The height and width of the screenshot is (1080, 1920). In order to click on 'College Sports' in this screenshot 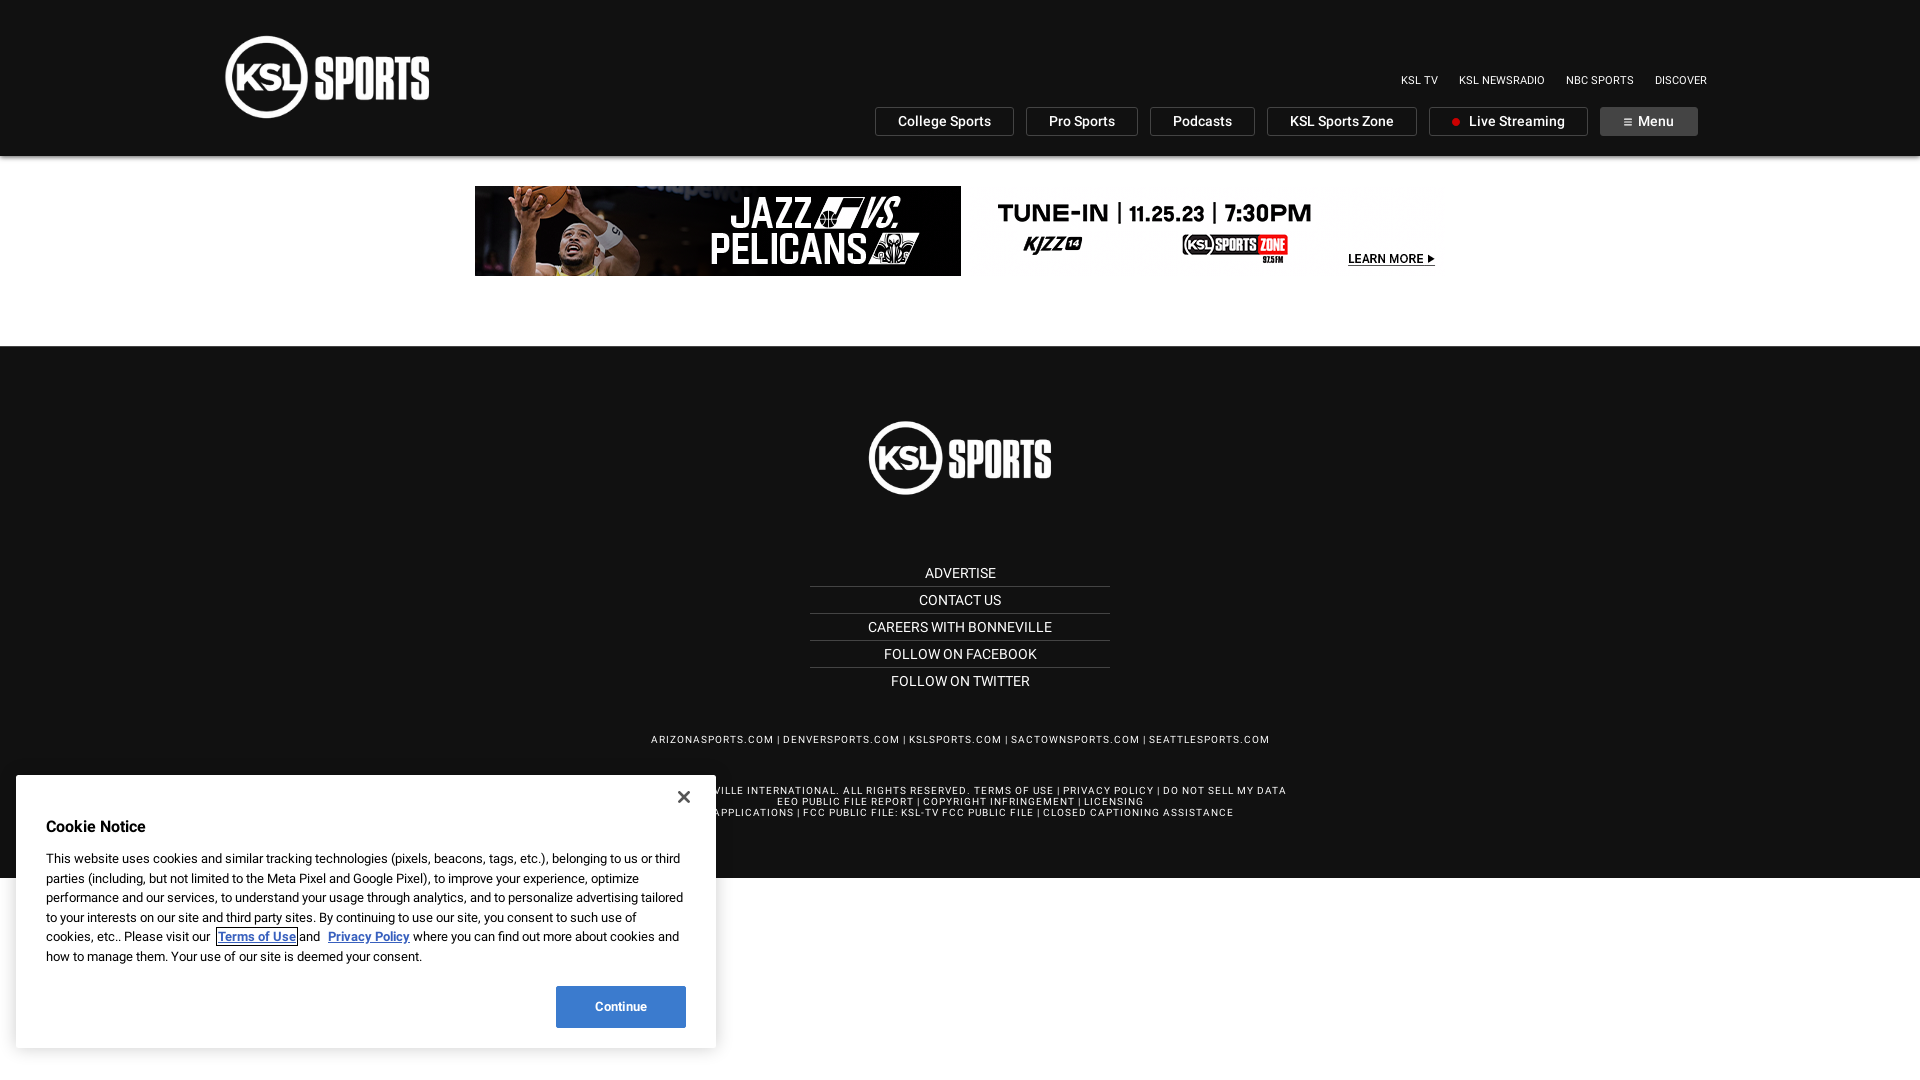, I will do `click(943, 121)`.